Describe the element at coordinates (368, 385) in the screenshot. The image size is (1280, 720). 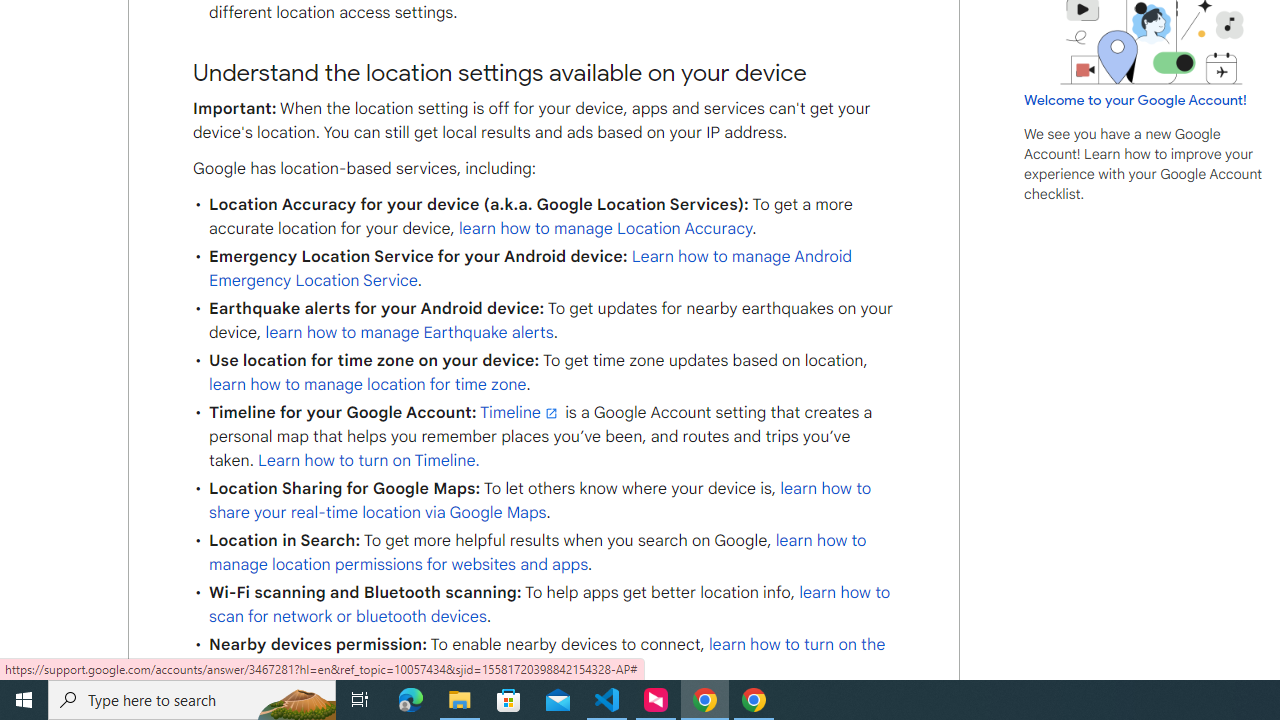
I see `'learn how to manage location for time zone'` at that location.